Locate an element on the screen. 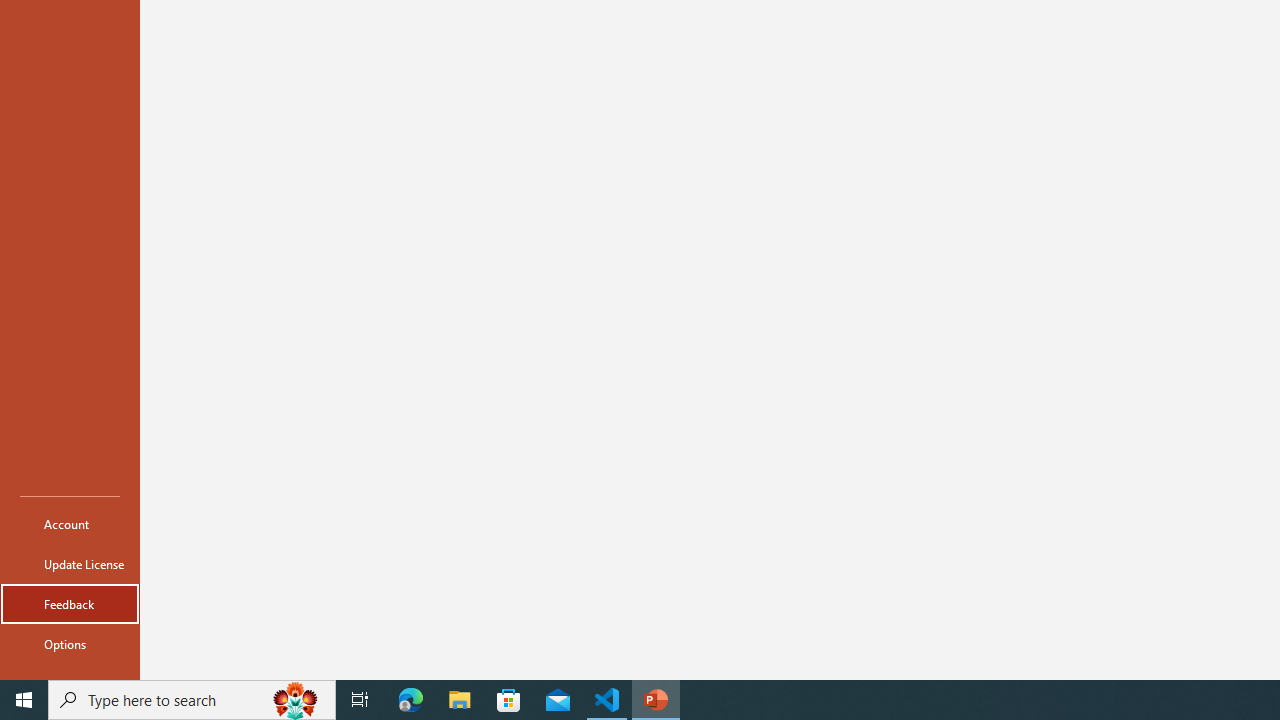 The height and width of the screenshot is (720, 1280). 'Update License' is located at coordinates (69, 564).